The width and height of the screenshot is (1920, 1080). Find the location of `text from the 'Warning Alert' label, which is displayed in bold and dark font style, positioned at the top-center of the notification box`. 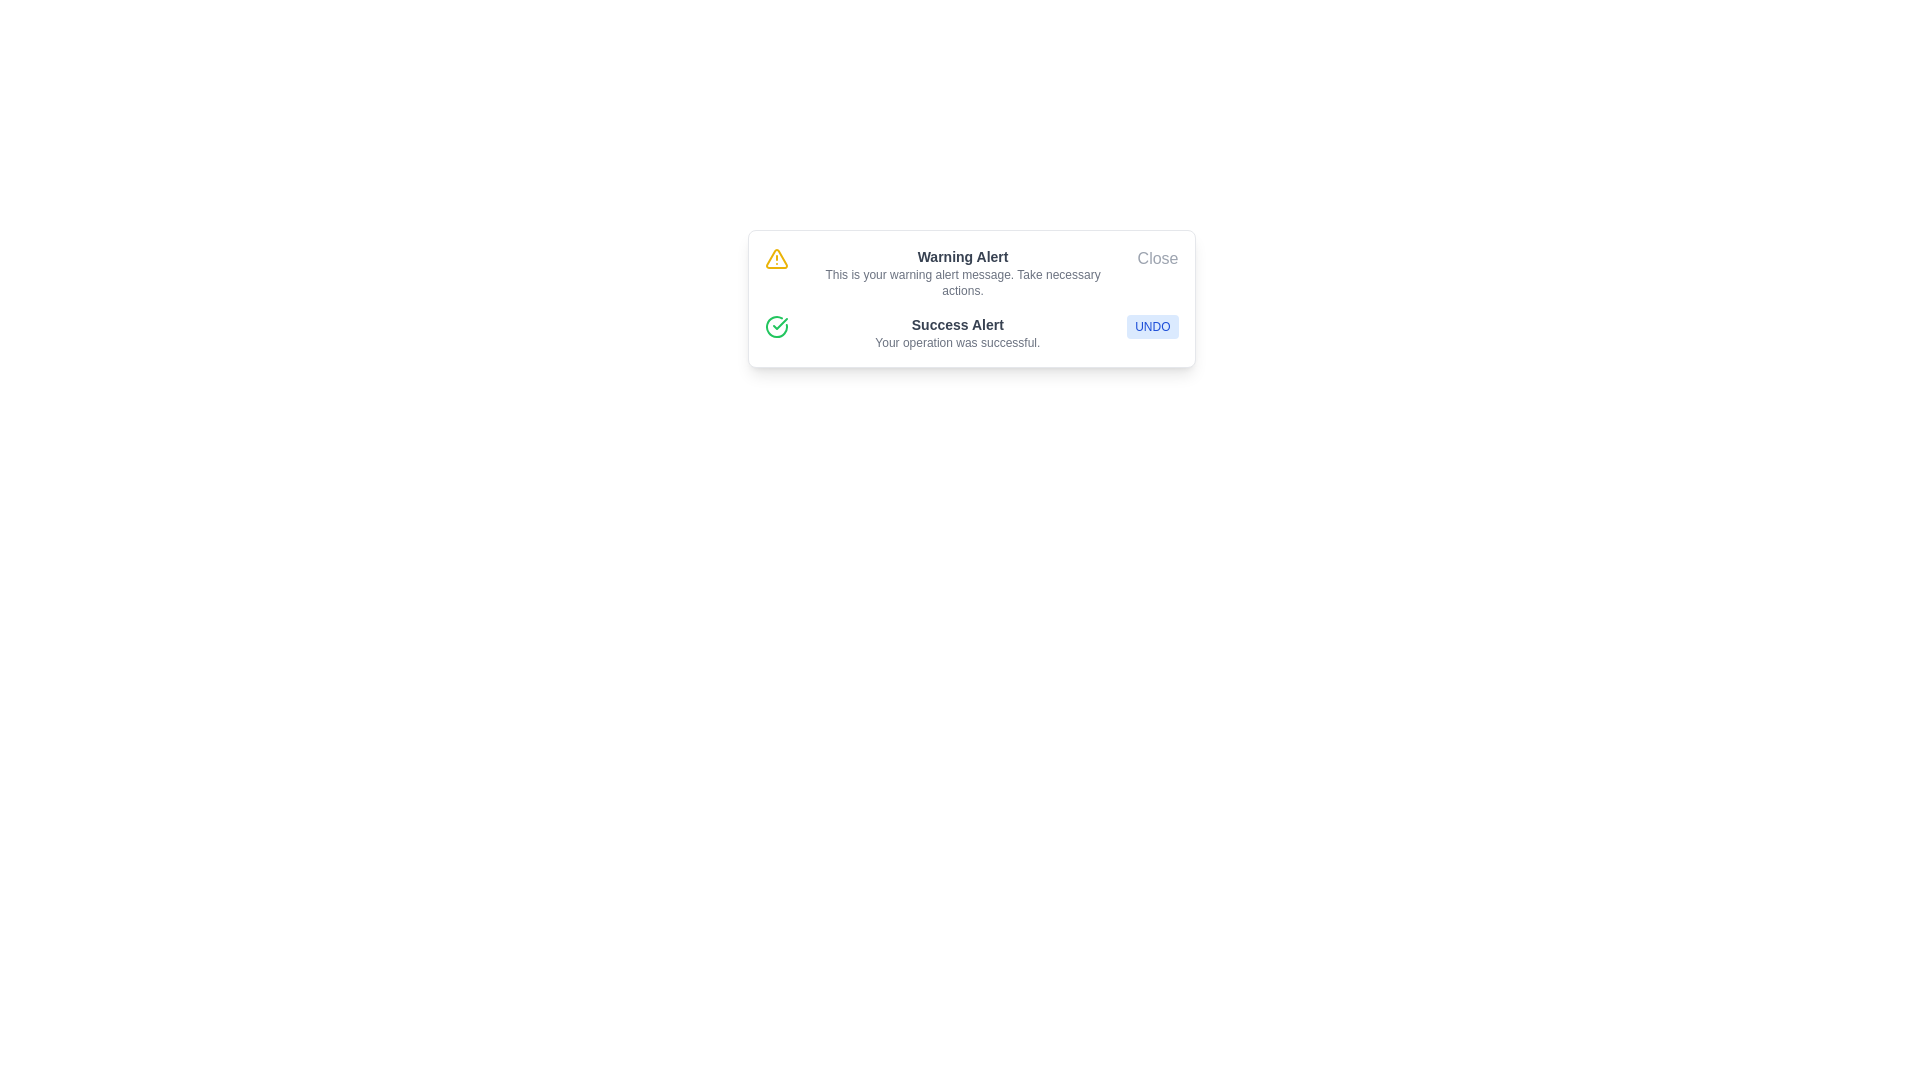

text from the 'Warning Alert' label, which is displayed in bold and dark font style, positioned at the top-center of the notification box is located at coordinates (963, 256).